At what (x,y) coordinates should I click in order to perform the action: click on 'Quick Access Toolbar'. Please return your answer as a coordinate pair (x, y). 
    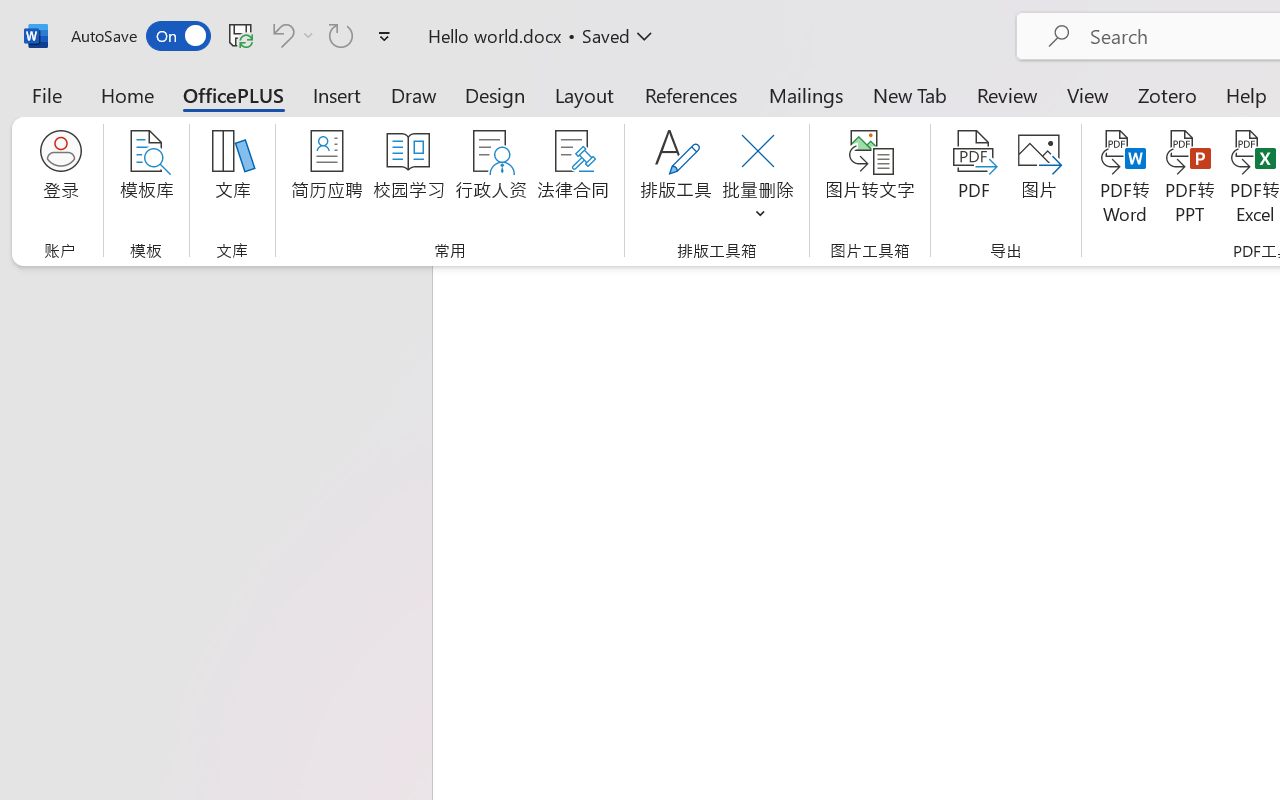
    Looking at the image, I should click on (234, 35).